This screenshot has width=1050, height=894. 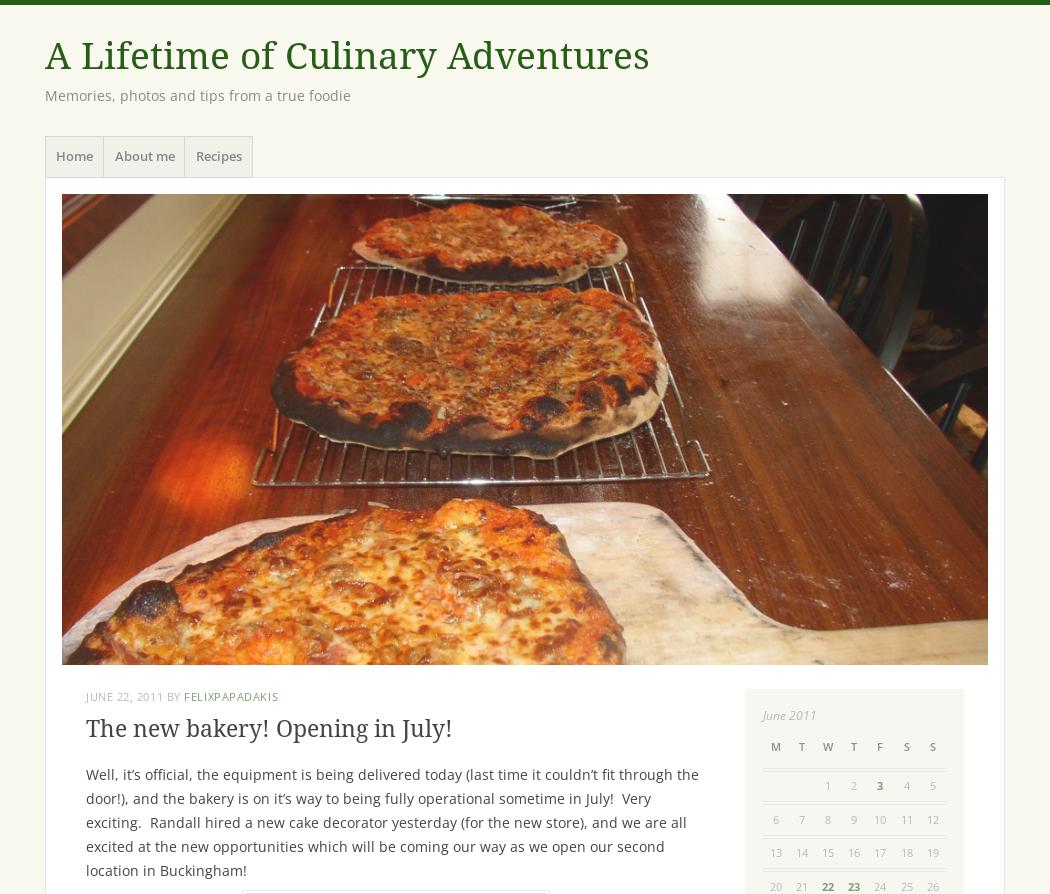 I want to click on '13', so click(x=769, y=851).